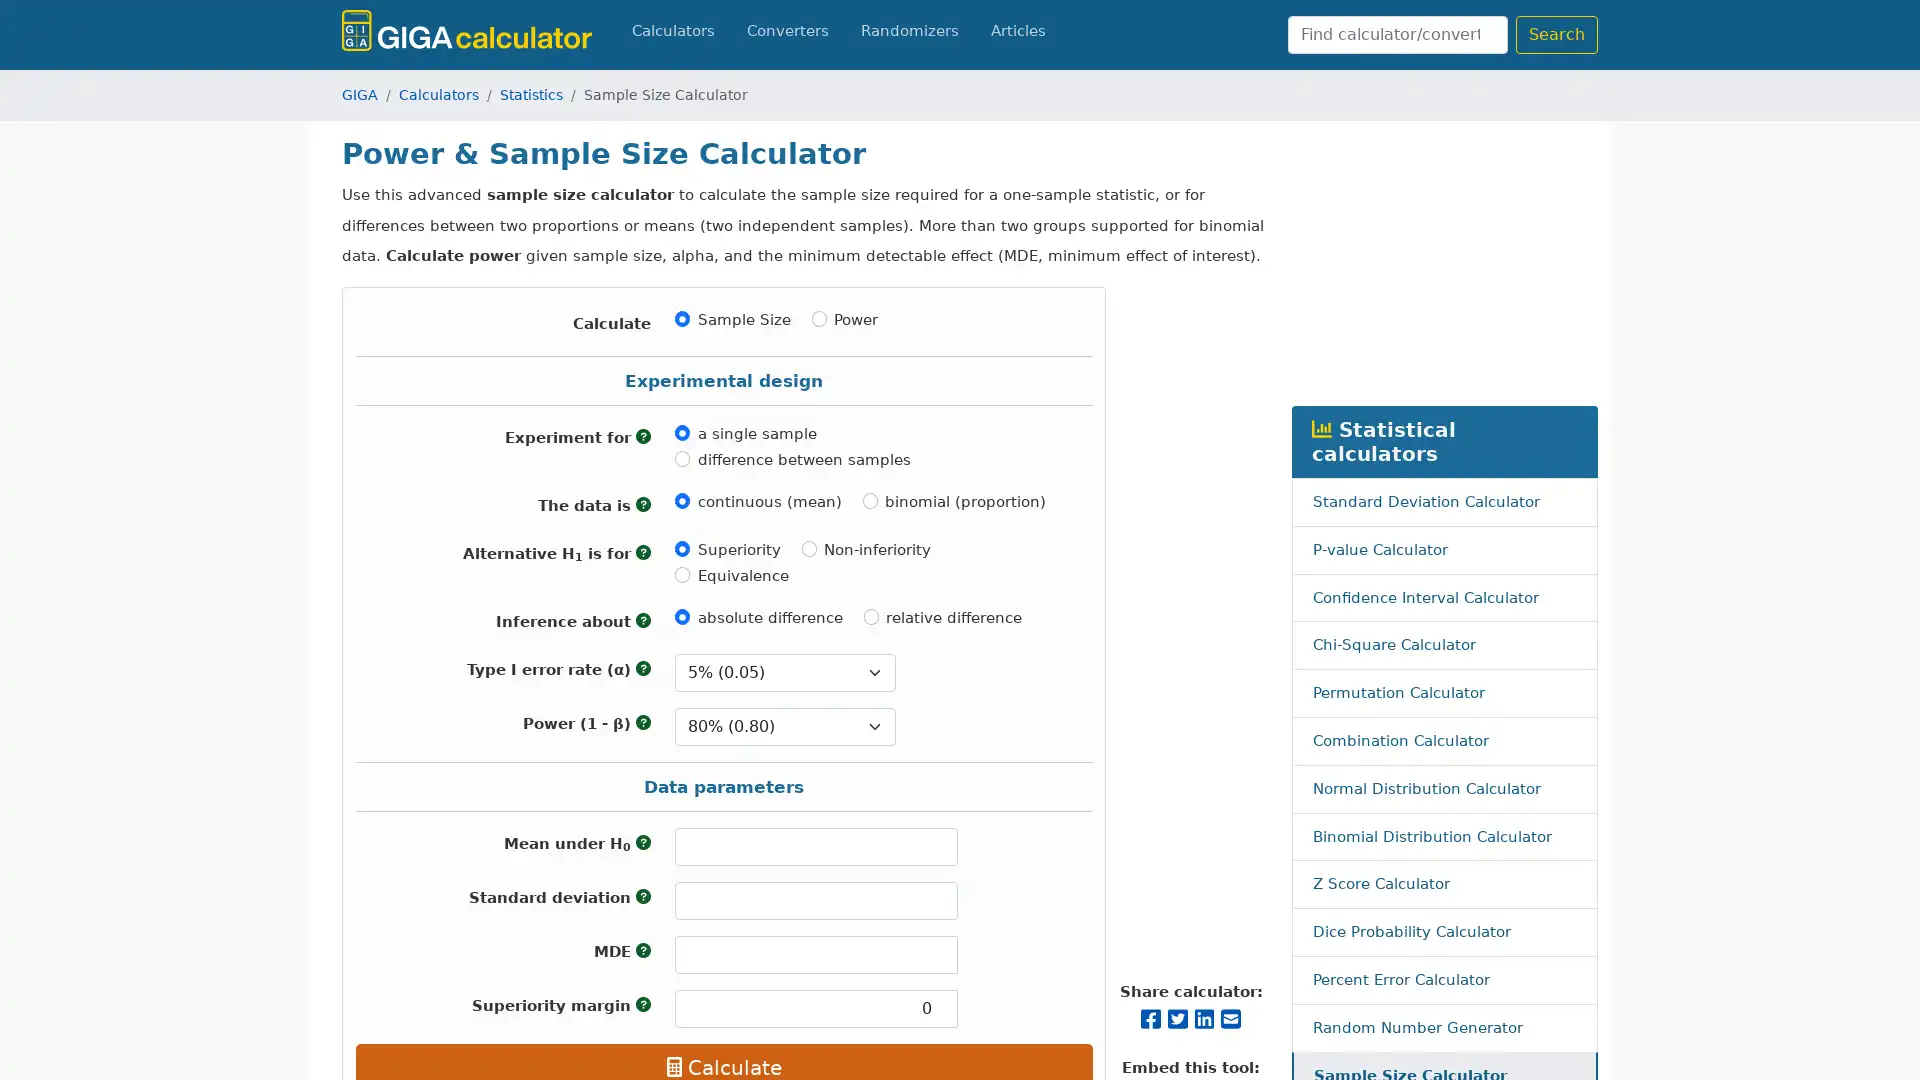 This screenshot has width=1920, height=1080. I want to click on Help: Mean under H0, so click(642, 843).